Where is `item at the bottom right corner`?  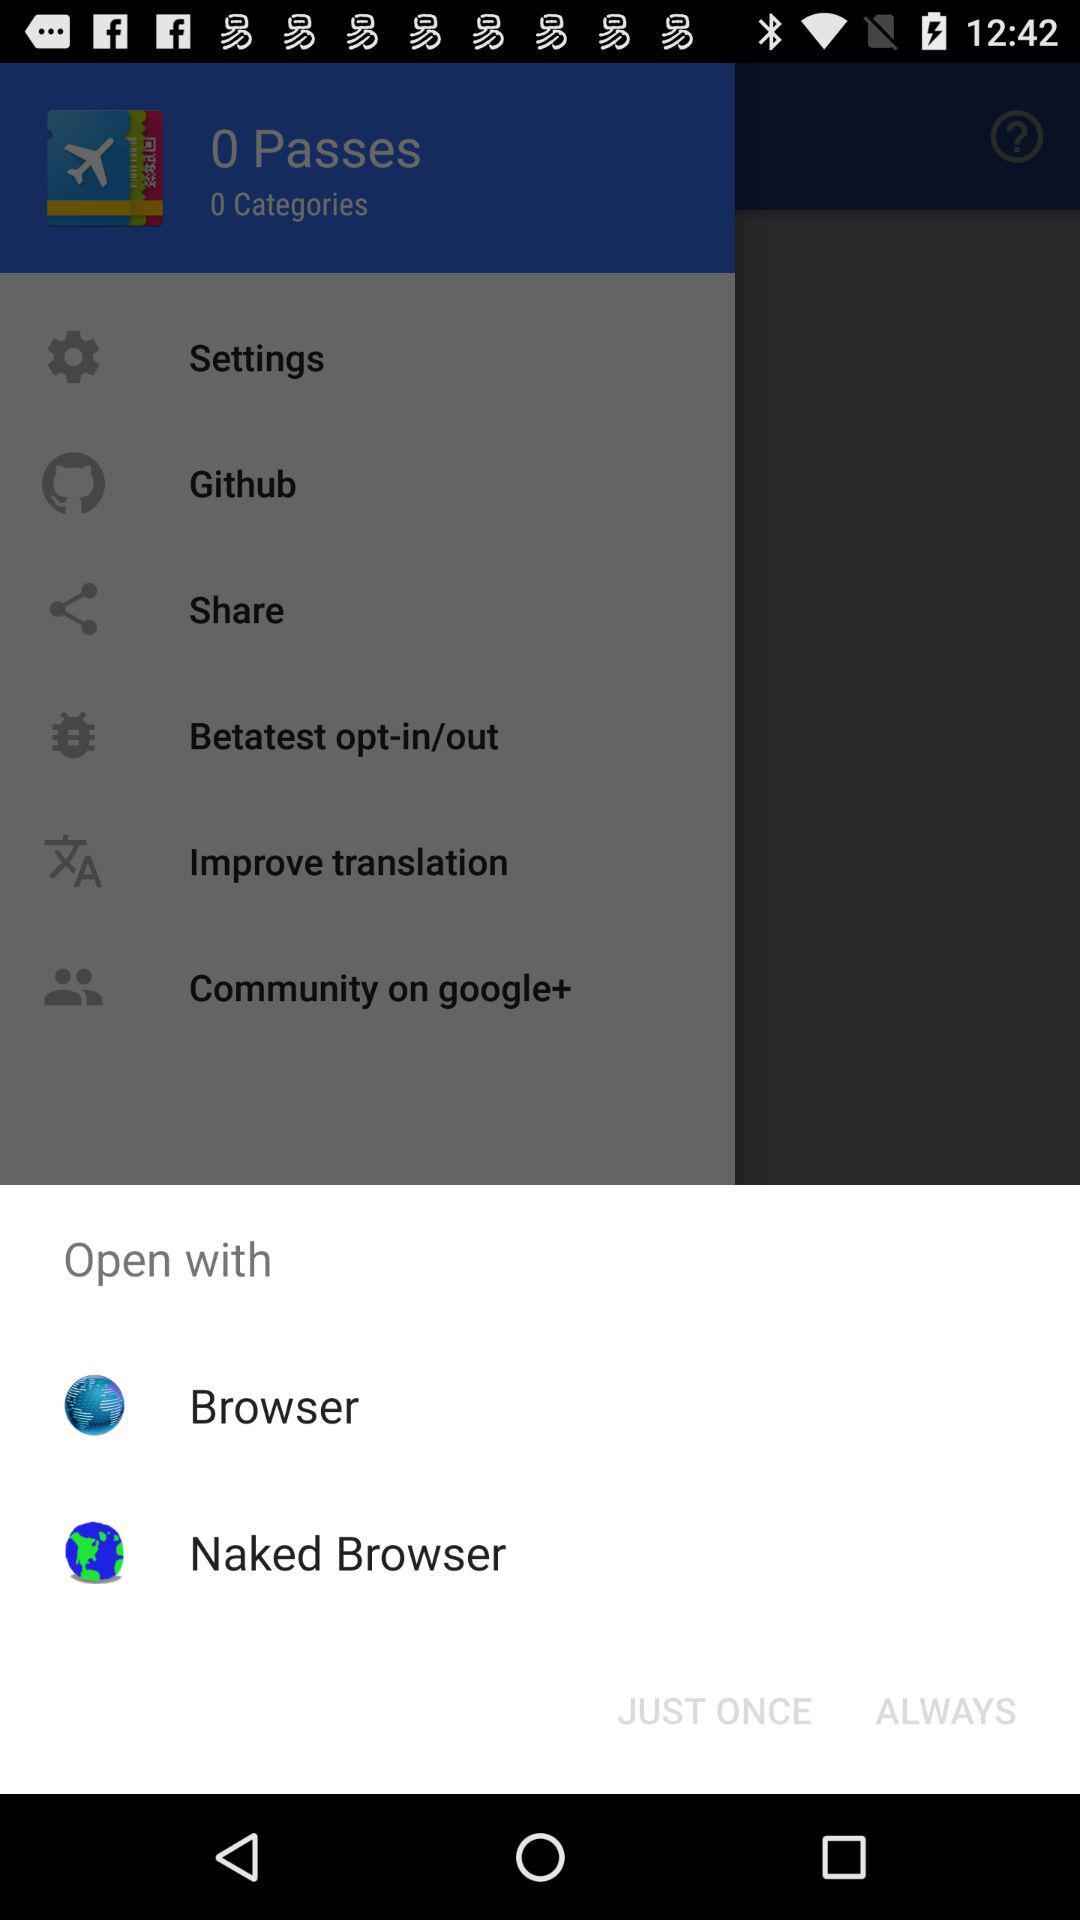 item at the bottom right corner is located at coordinates (945, 1708).